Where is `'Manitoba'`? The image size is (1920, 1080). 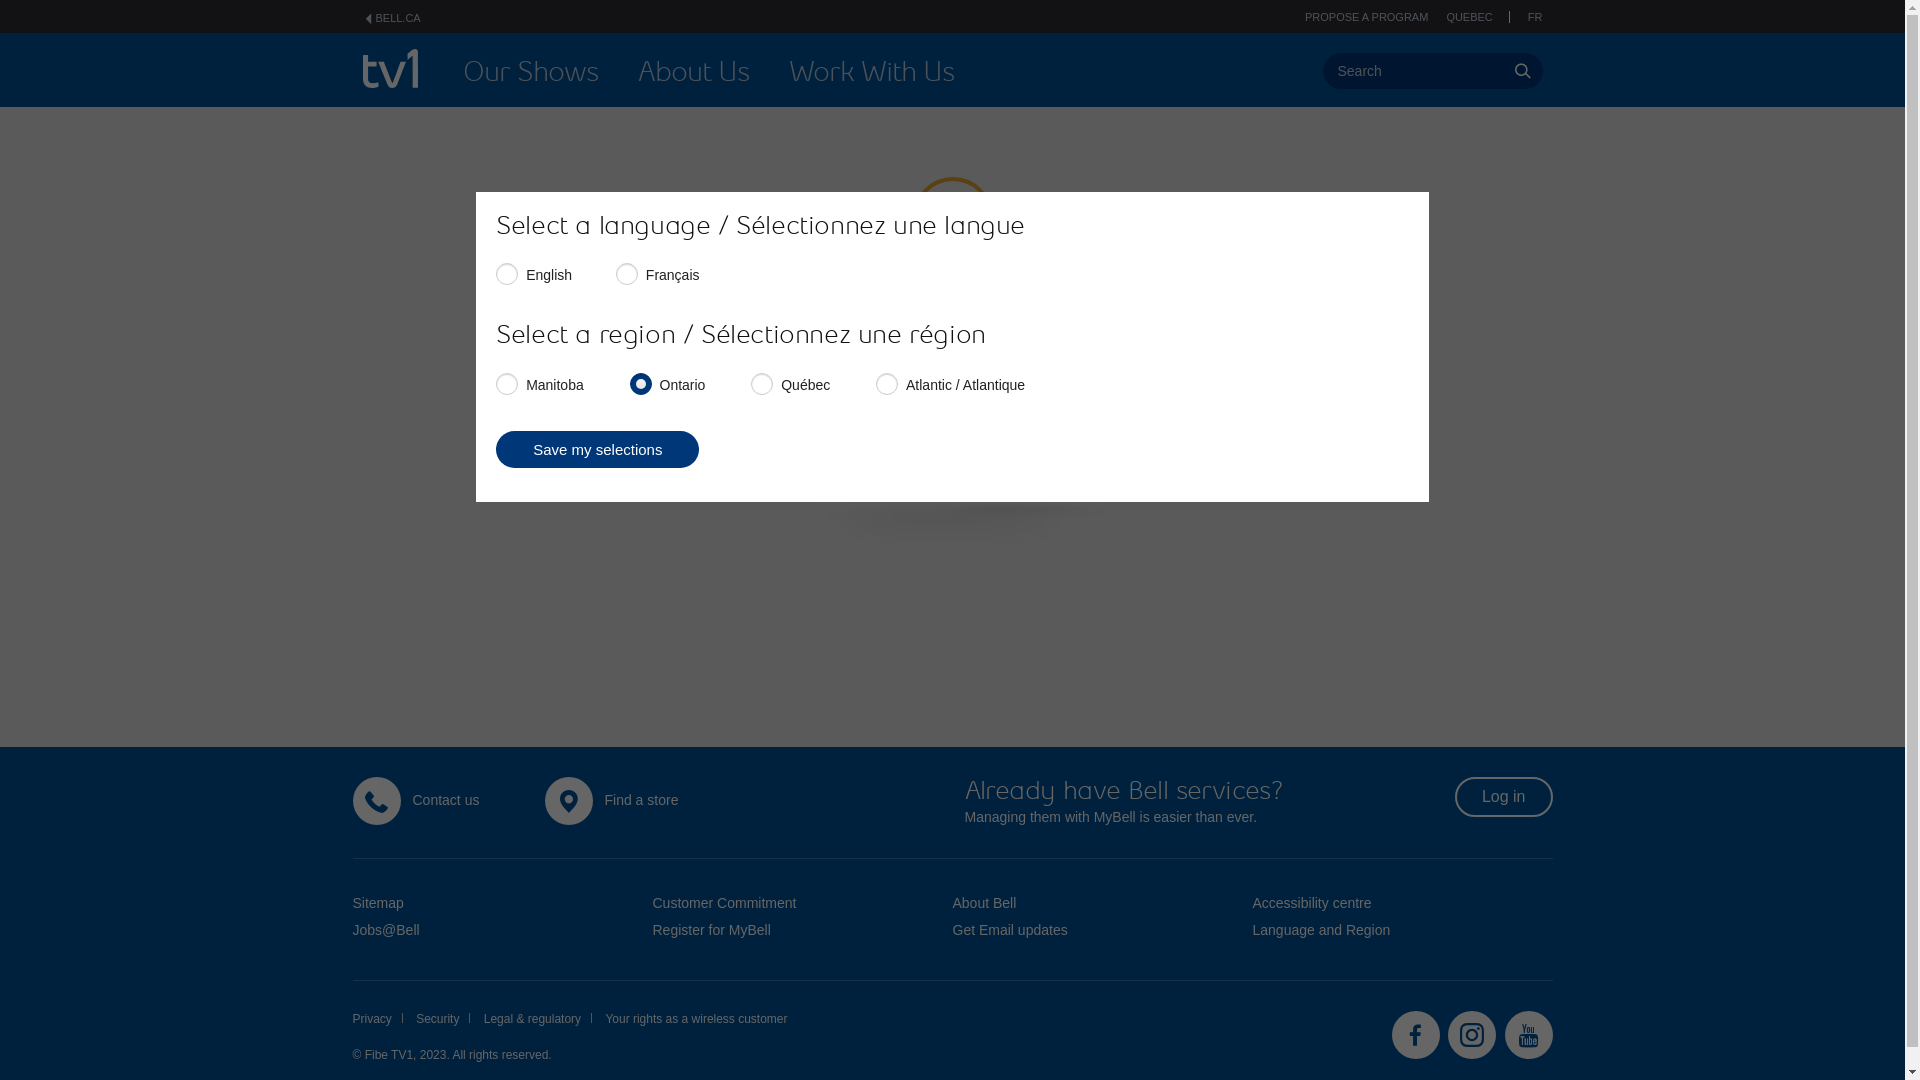
'Manitoba' is located at coordinates (502, 379).